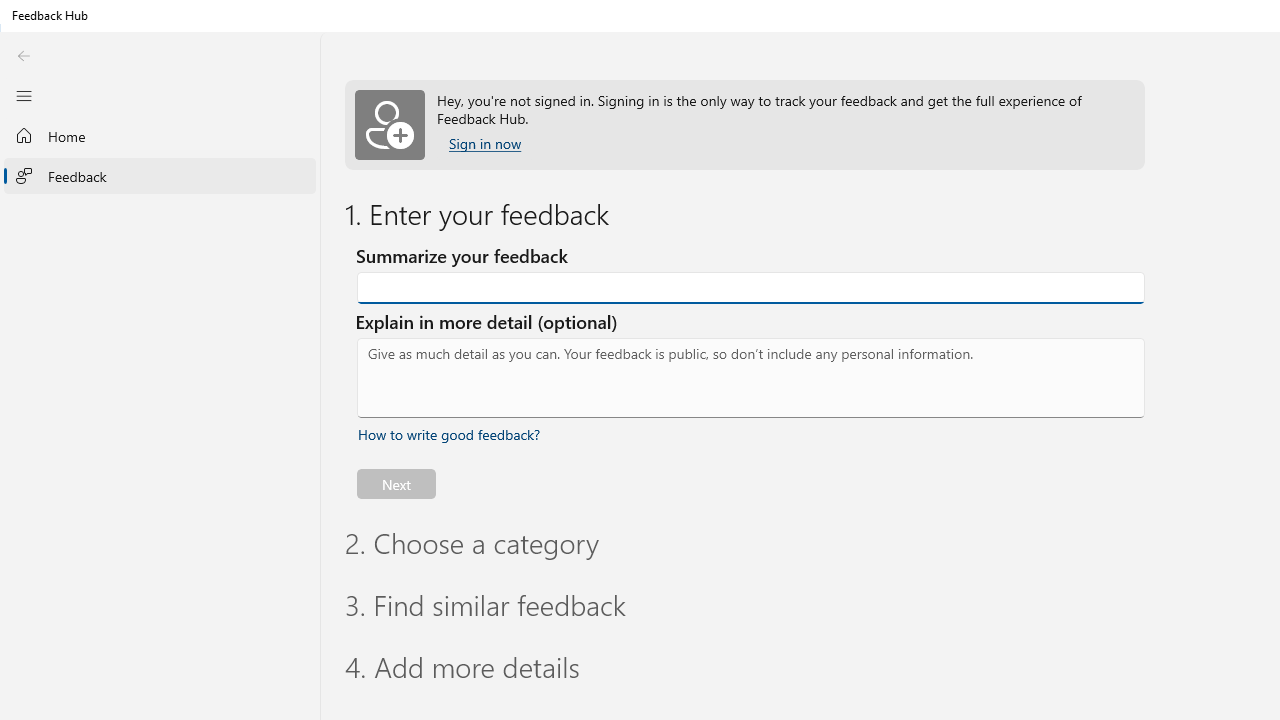 Image resolution: width=1280 pixels, height=720 pixels. What do you see at coordinates (396, 483) in the screenshot?
I see `'Next'` at bounding box center [396, 483].